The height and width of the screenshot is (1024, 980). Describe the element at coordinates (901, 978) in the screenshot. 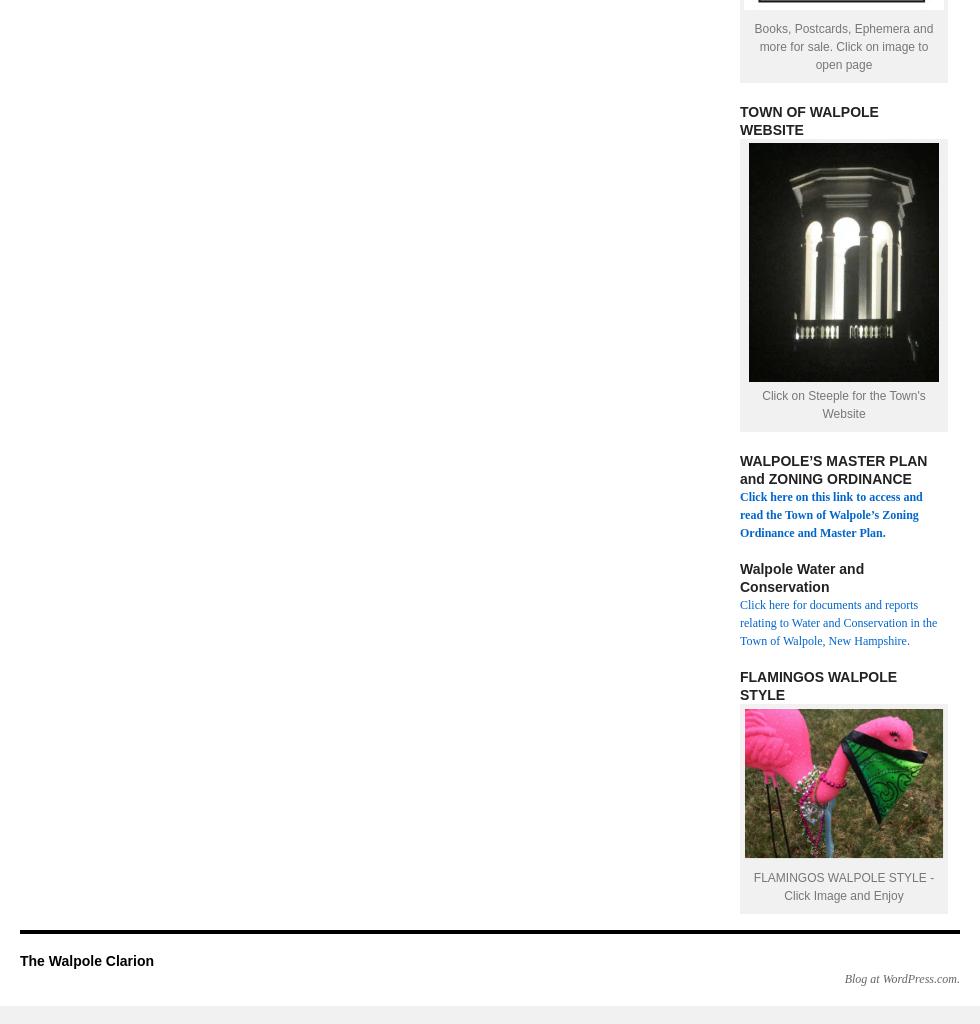

I see `'Blog at WordPress.com.'` at that location.